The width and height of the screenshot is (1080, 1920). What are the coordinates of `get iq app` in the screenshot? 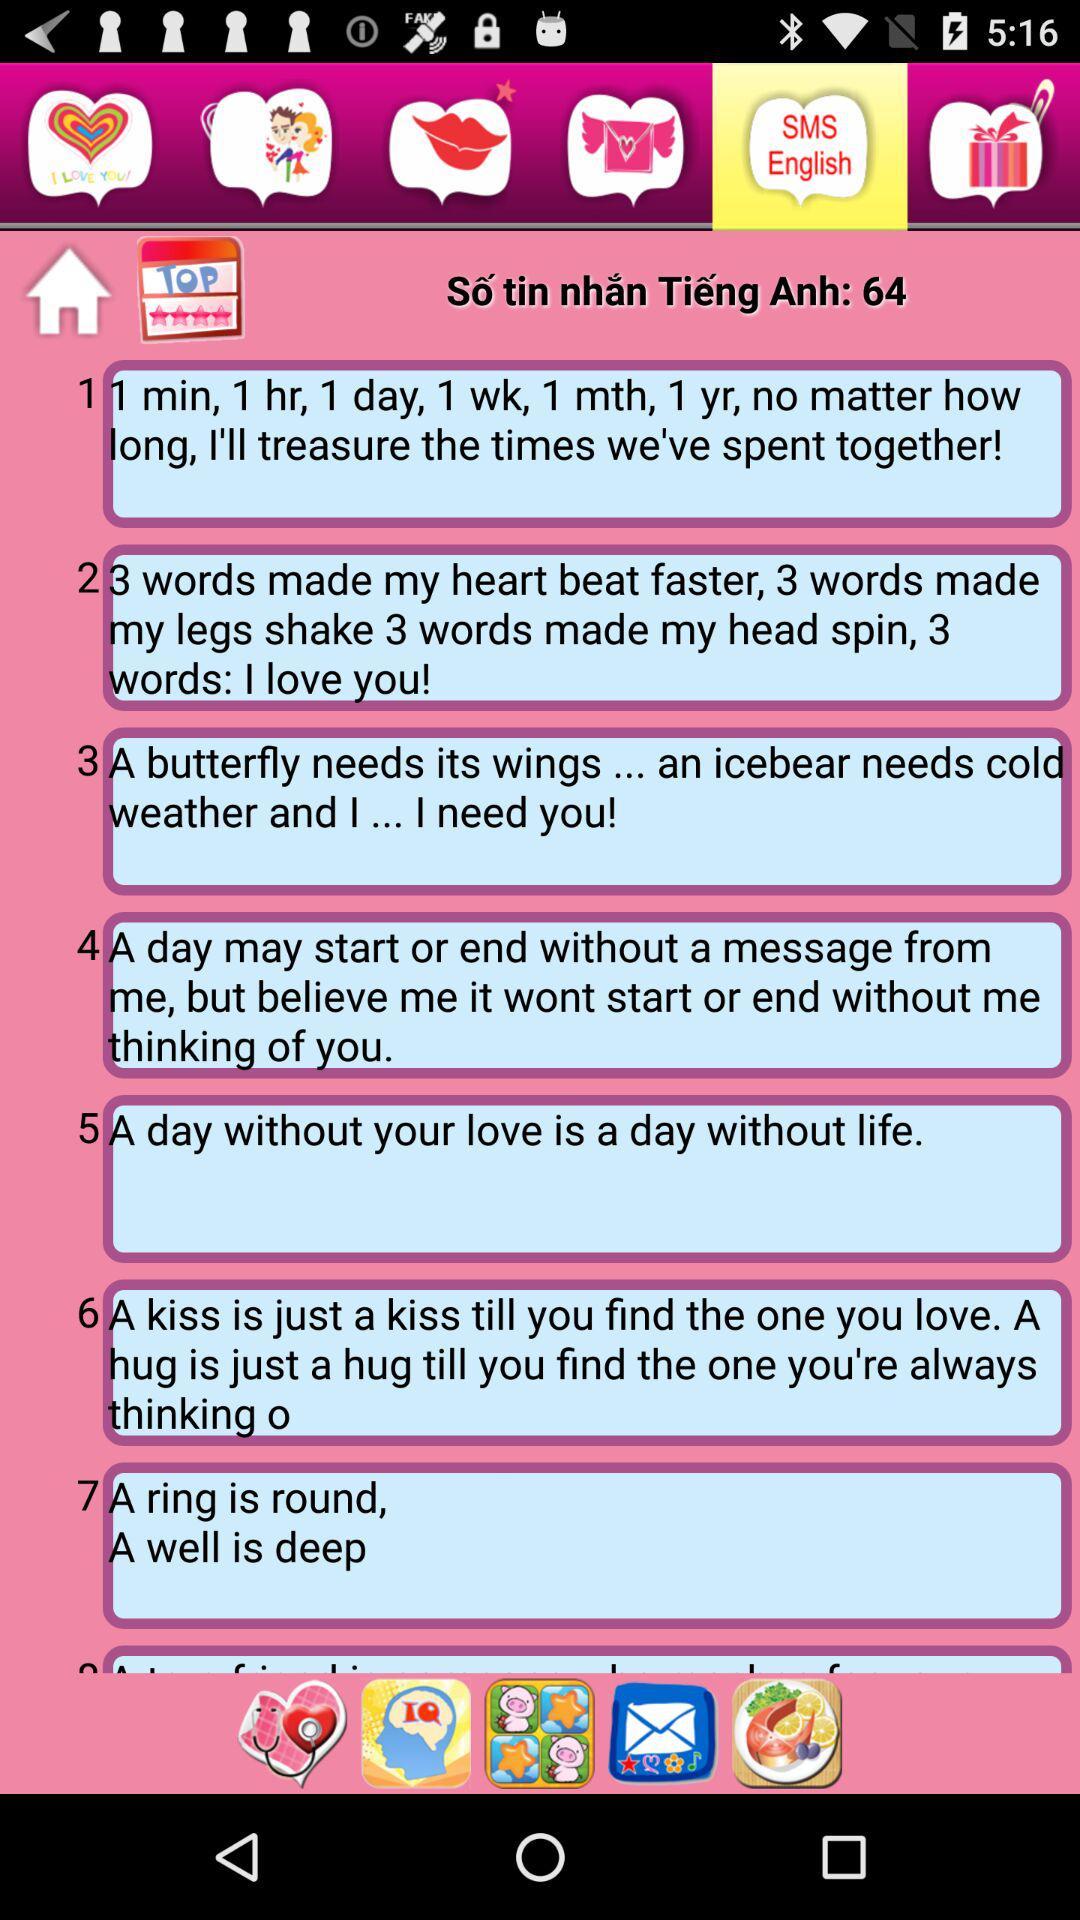 It's located at (414, 1732).